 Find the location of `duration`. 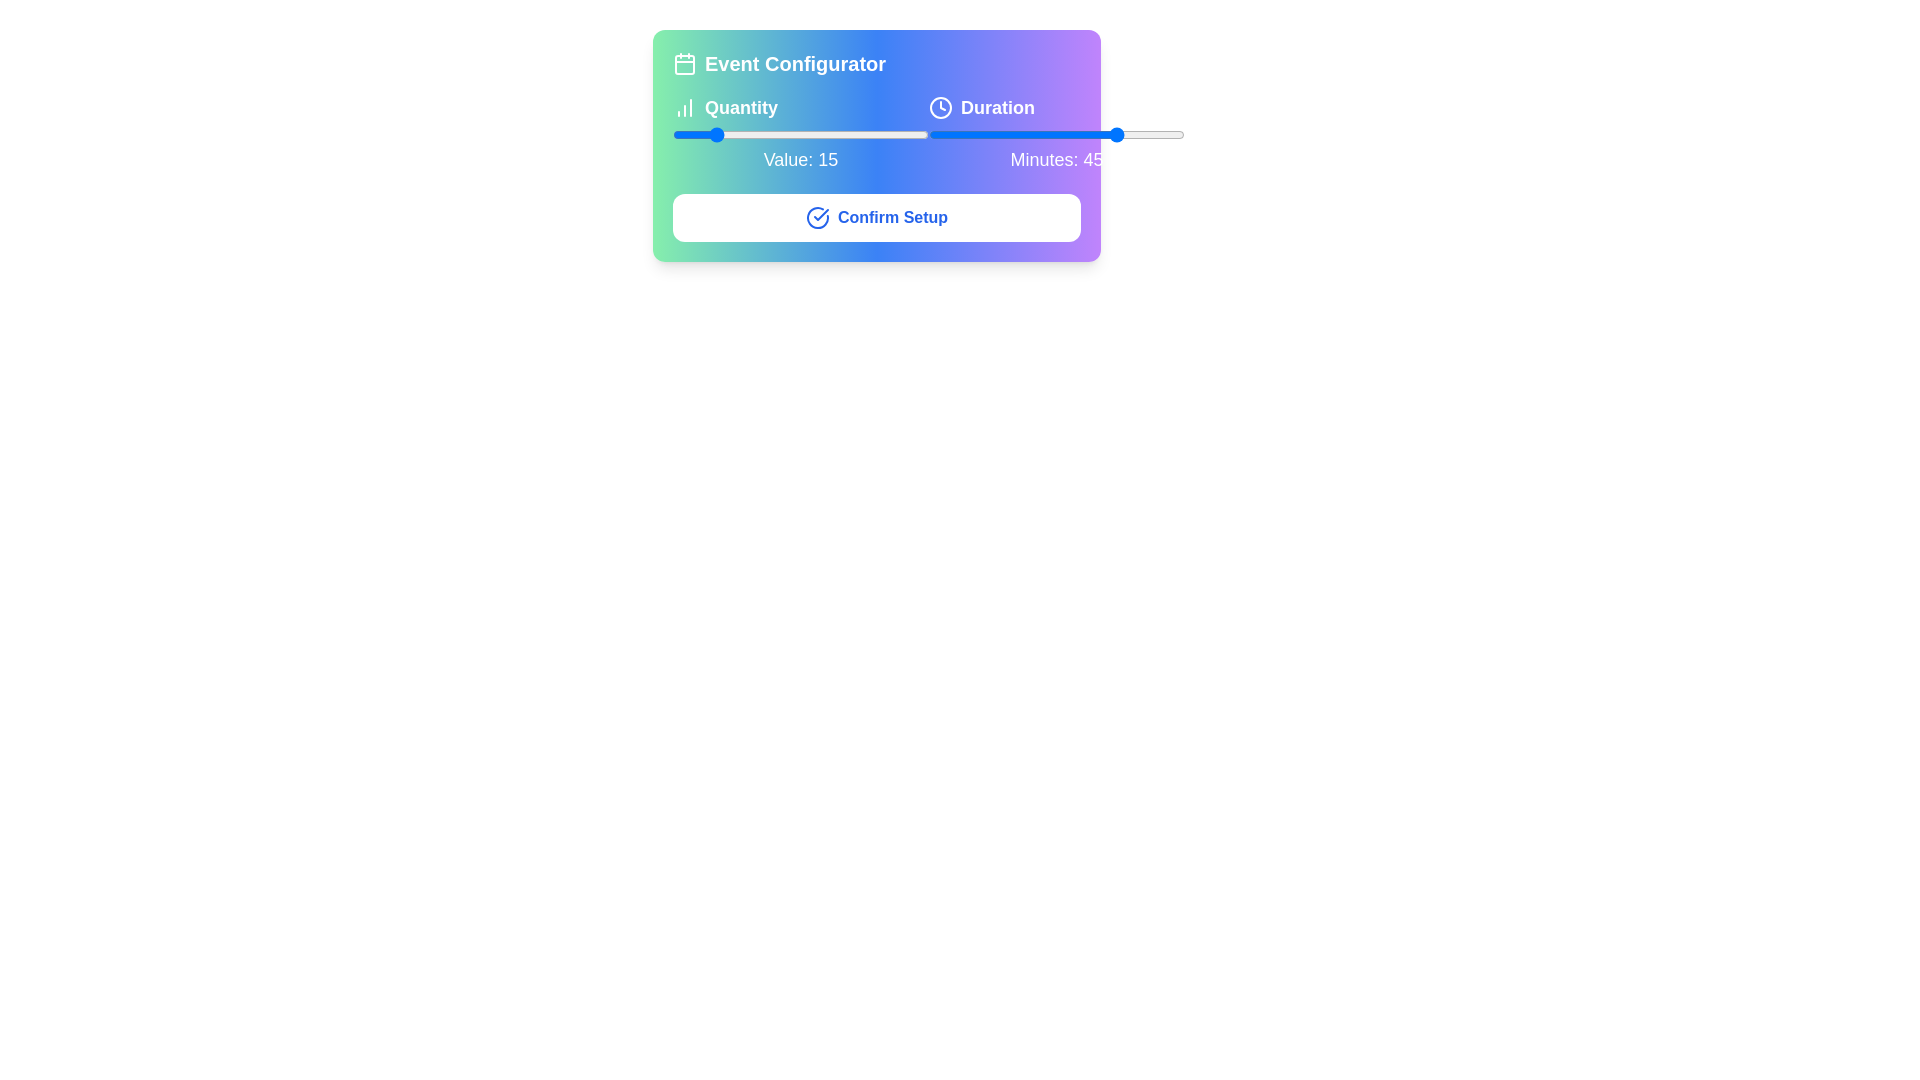

duration is located at coordinates (997, 135).